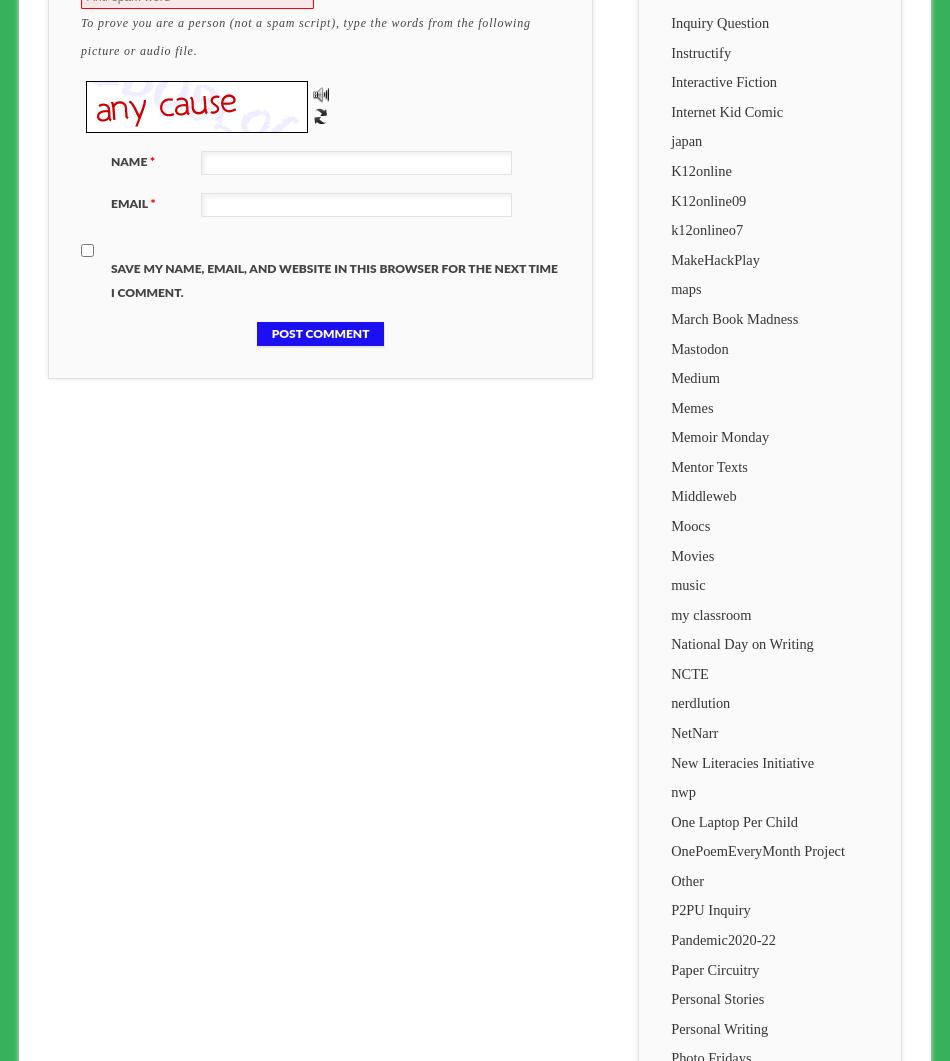  Describe the element at coordinates (716, 998) in the screenshot. I see `'Personal Stories'` at that location.